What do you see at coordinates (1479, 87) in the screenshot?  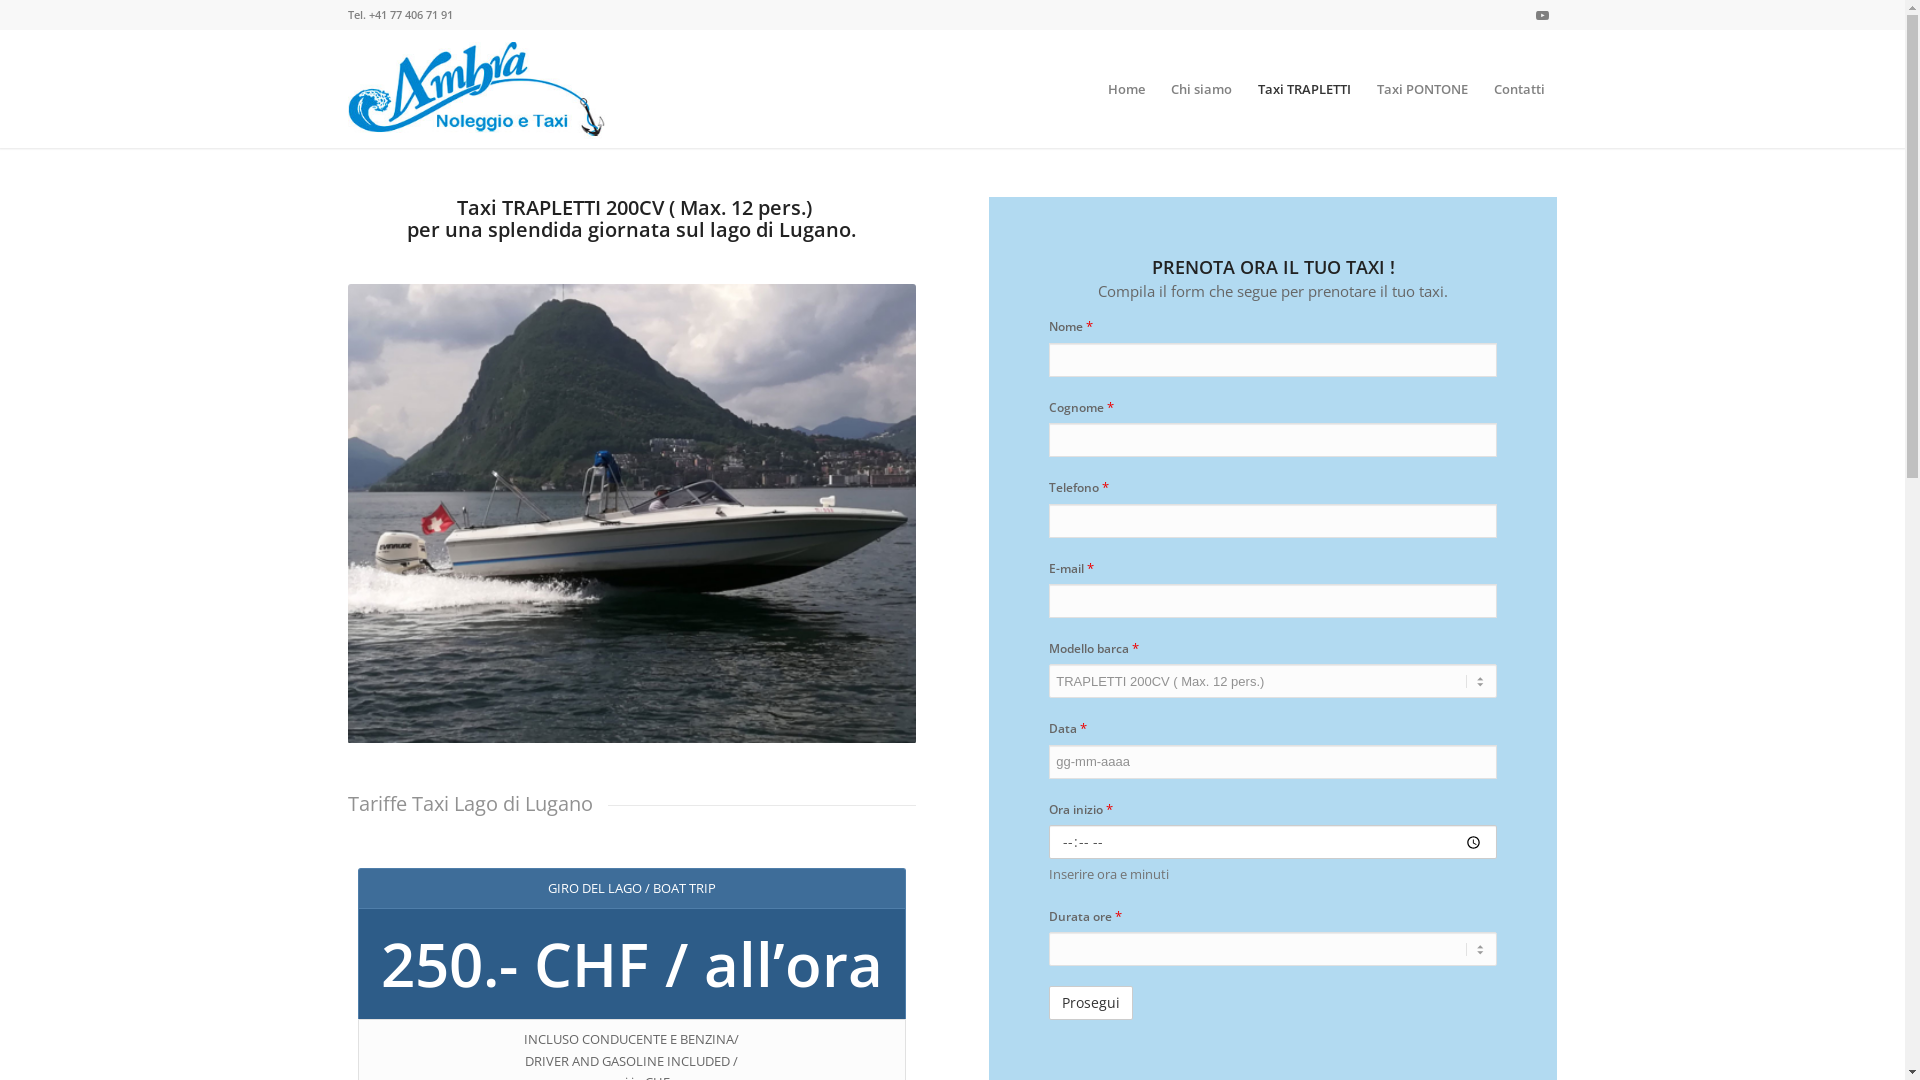 I see `'Contatti'` at bounding box center [1479, 87].